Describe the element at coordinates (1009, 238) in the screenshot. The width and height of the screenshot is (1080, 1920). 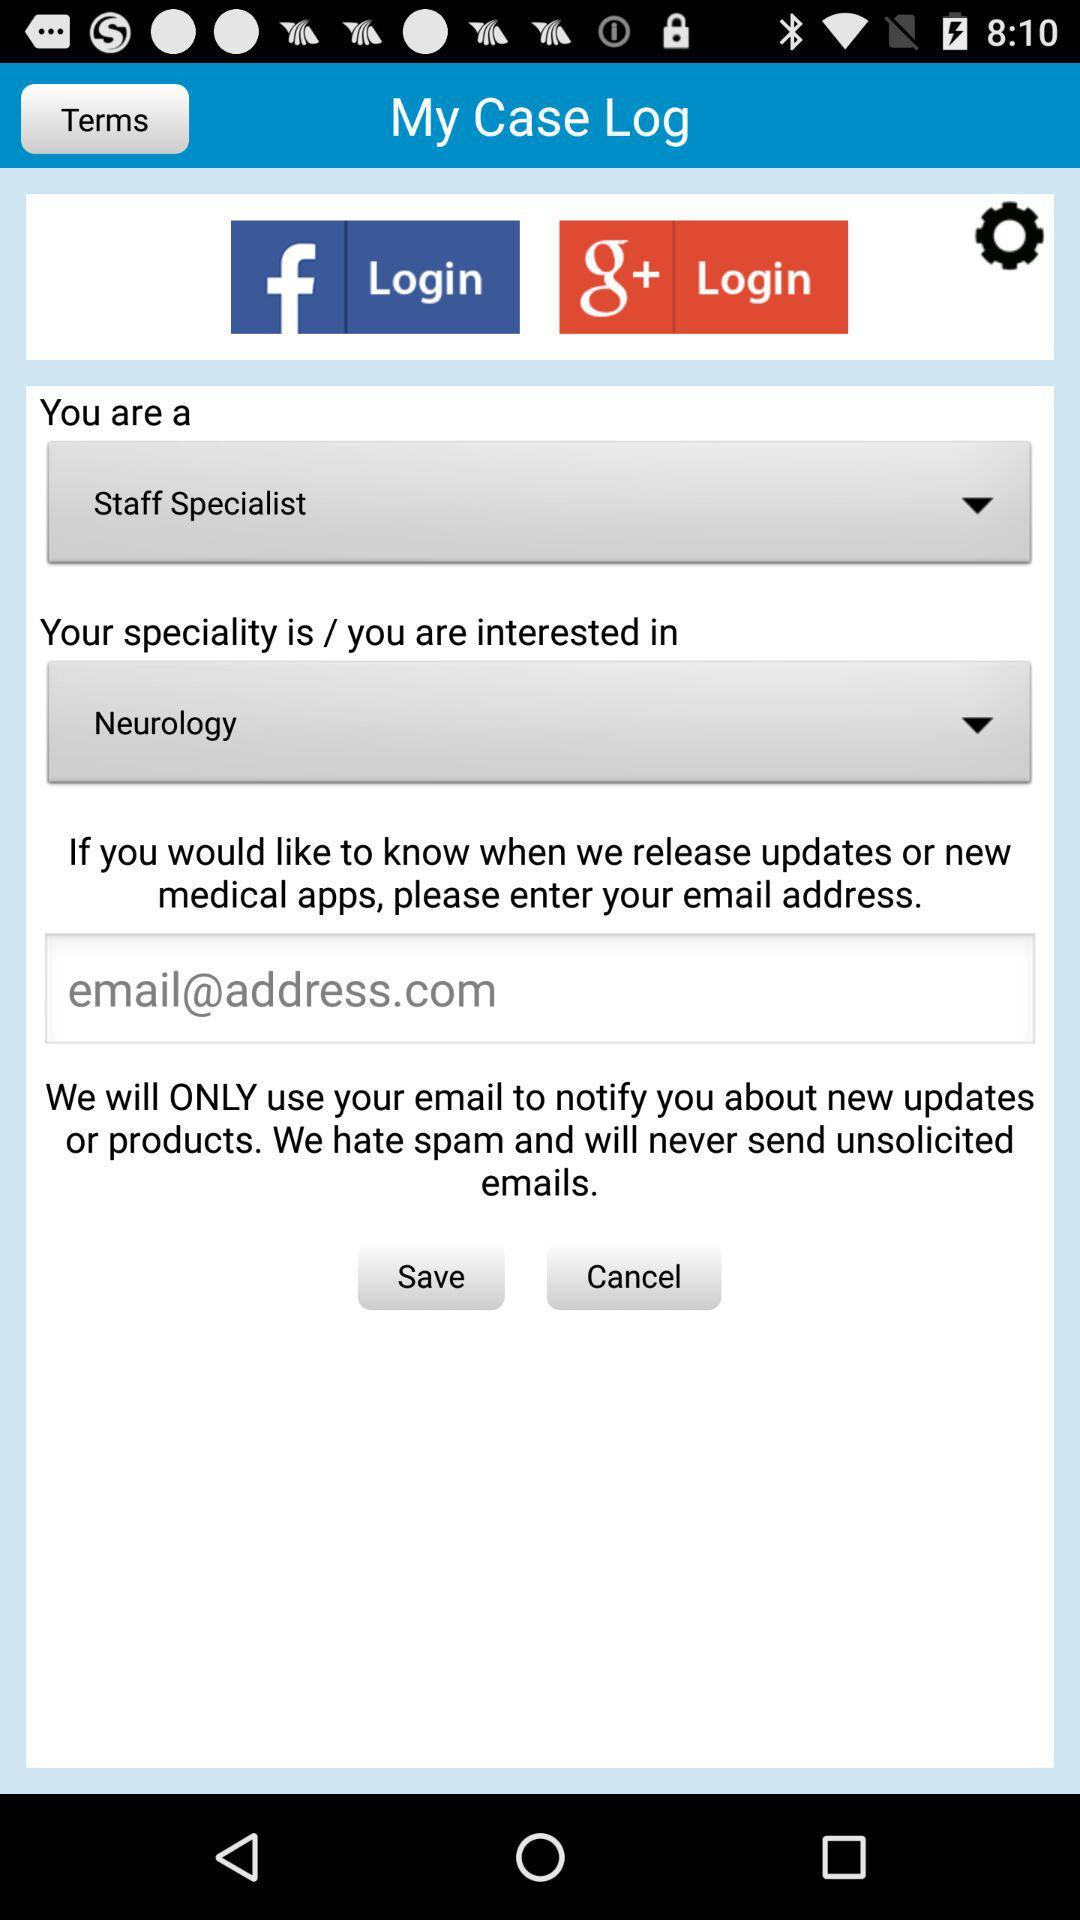
I see `setting the option` at that location.